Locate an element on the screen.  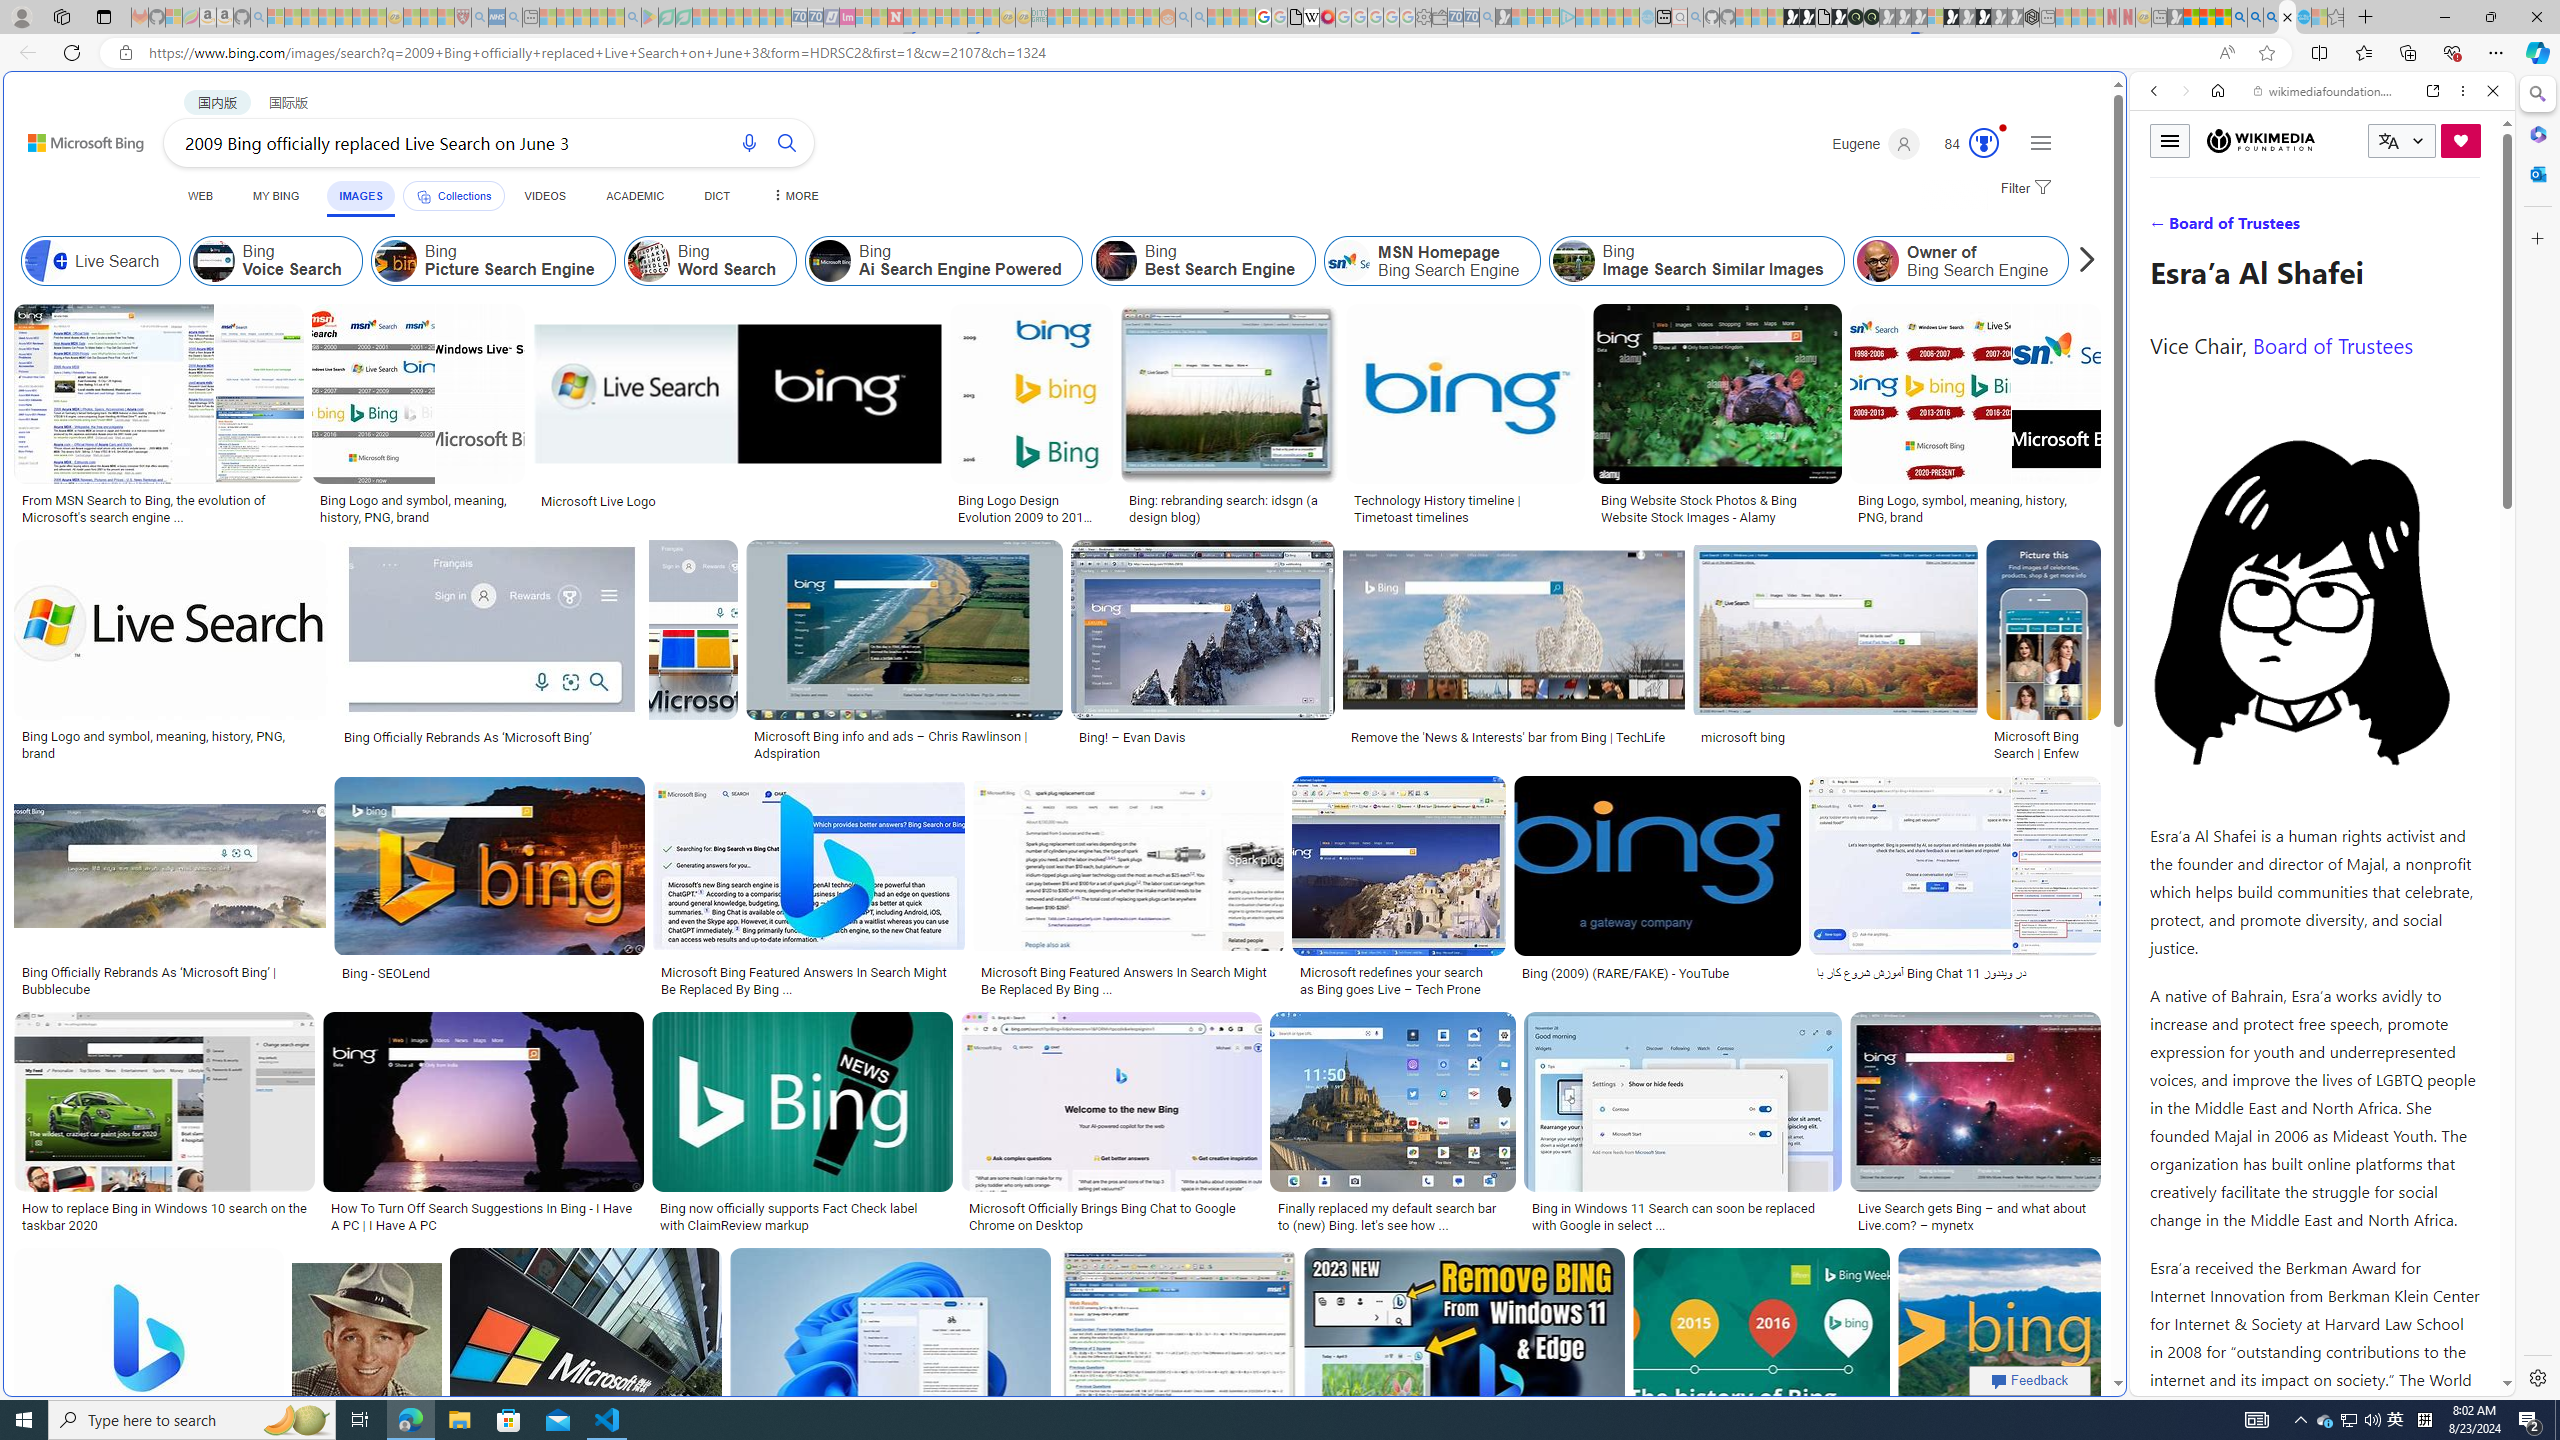
'DITOGAMES AG Imprint - Sleeping' is located at coordinates (1039, 16).